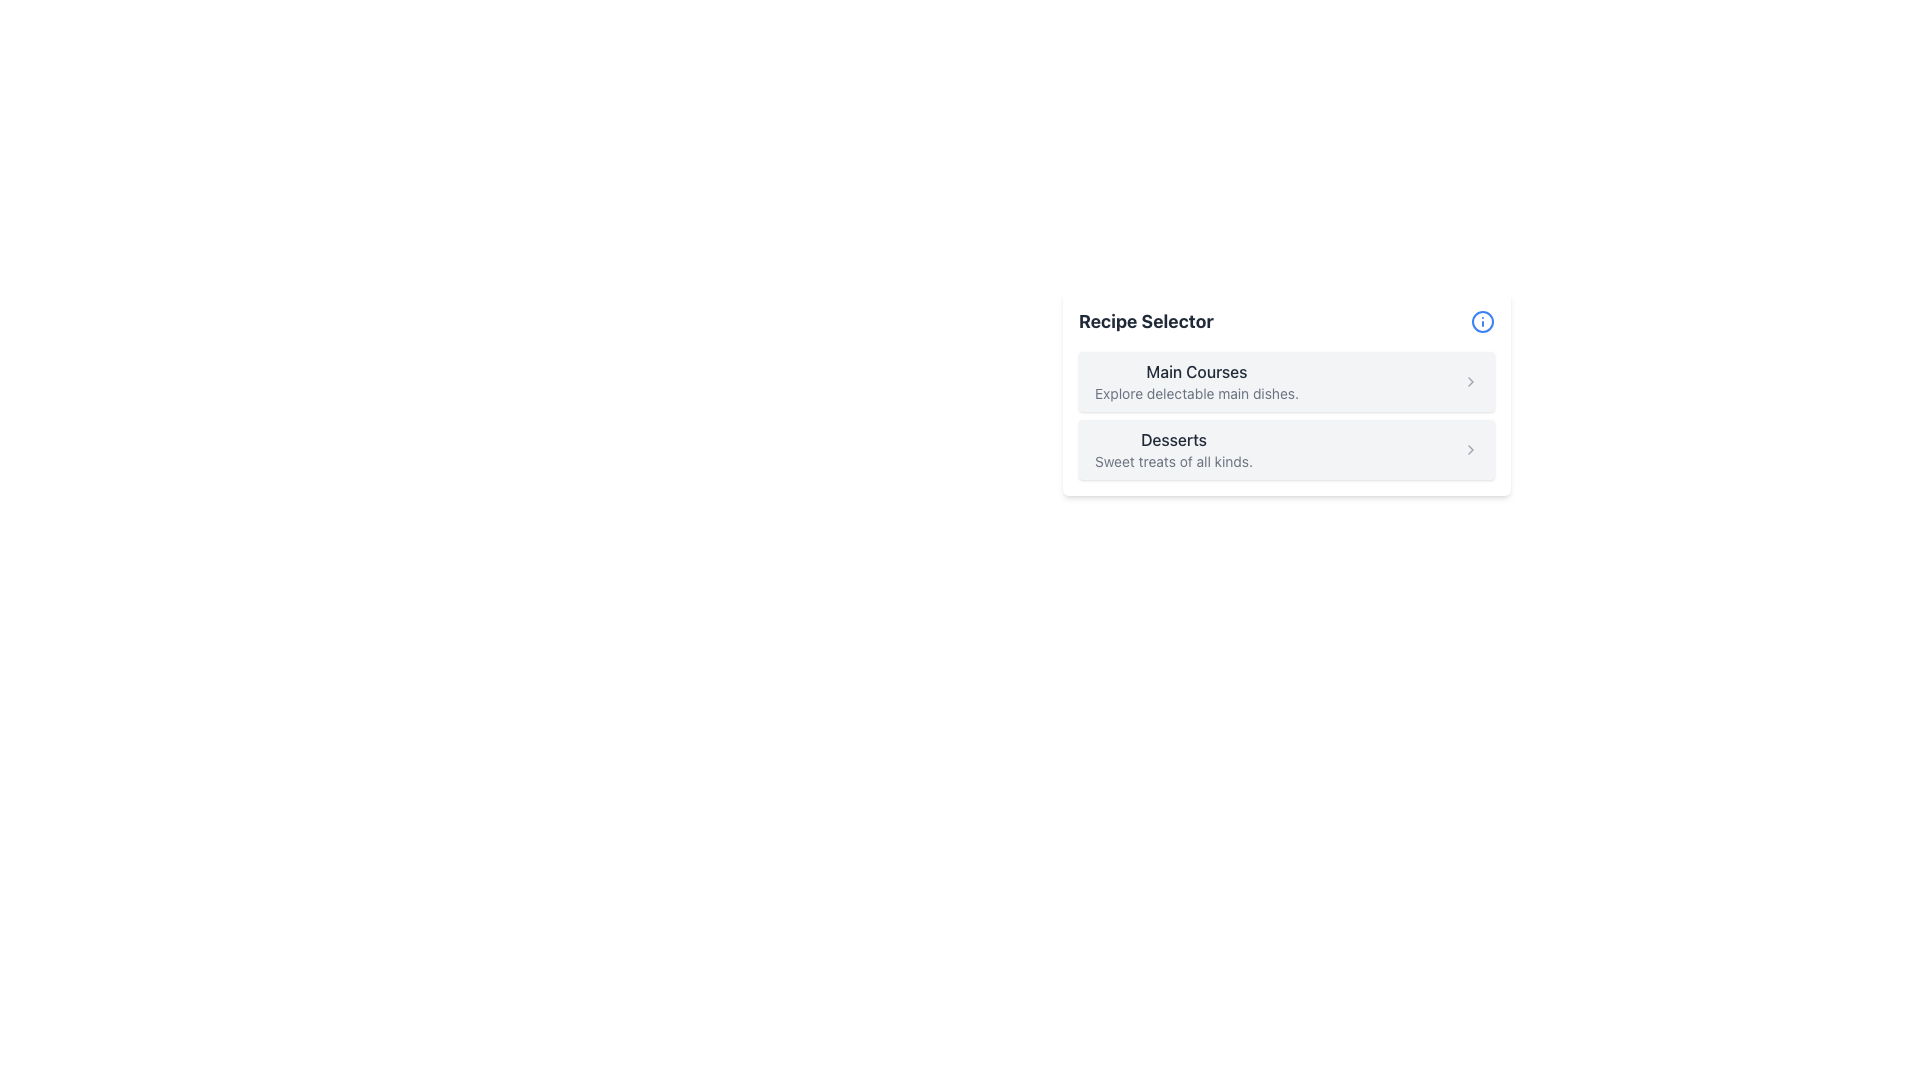 This screenshot has width=1920, height=1080. I want to click on the Text Label that serves as the title for the 'Main Courses' section, located at the top of the section above the descriptive text, so click(1196, 371).